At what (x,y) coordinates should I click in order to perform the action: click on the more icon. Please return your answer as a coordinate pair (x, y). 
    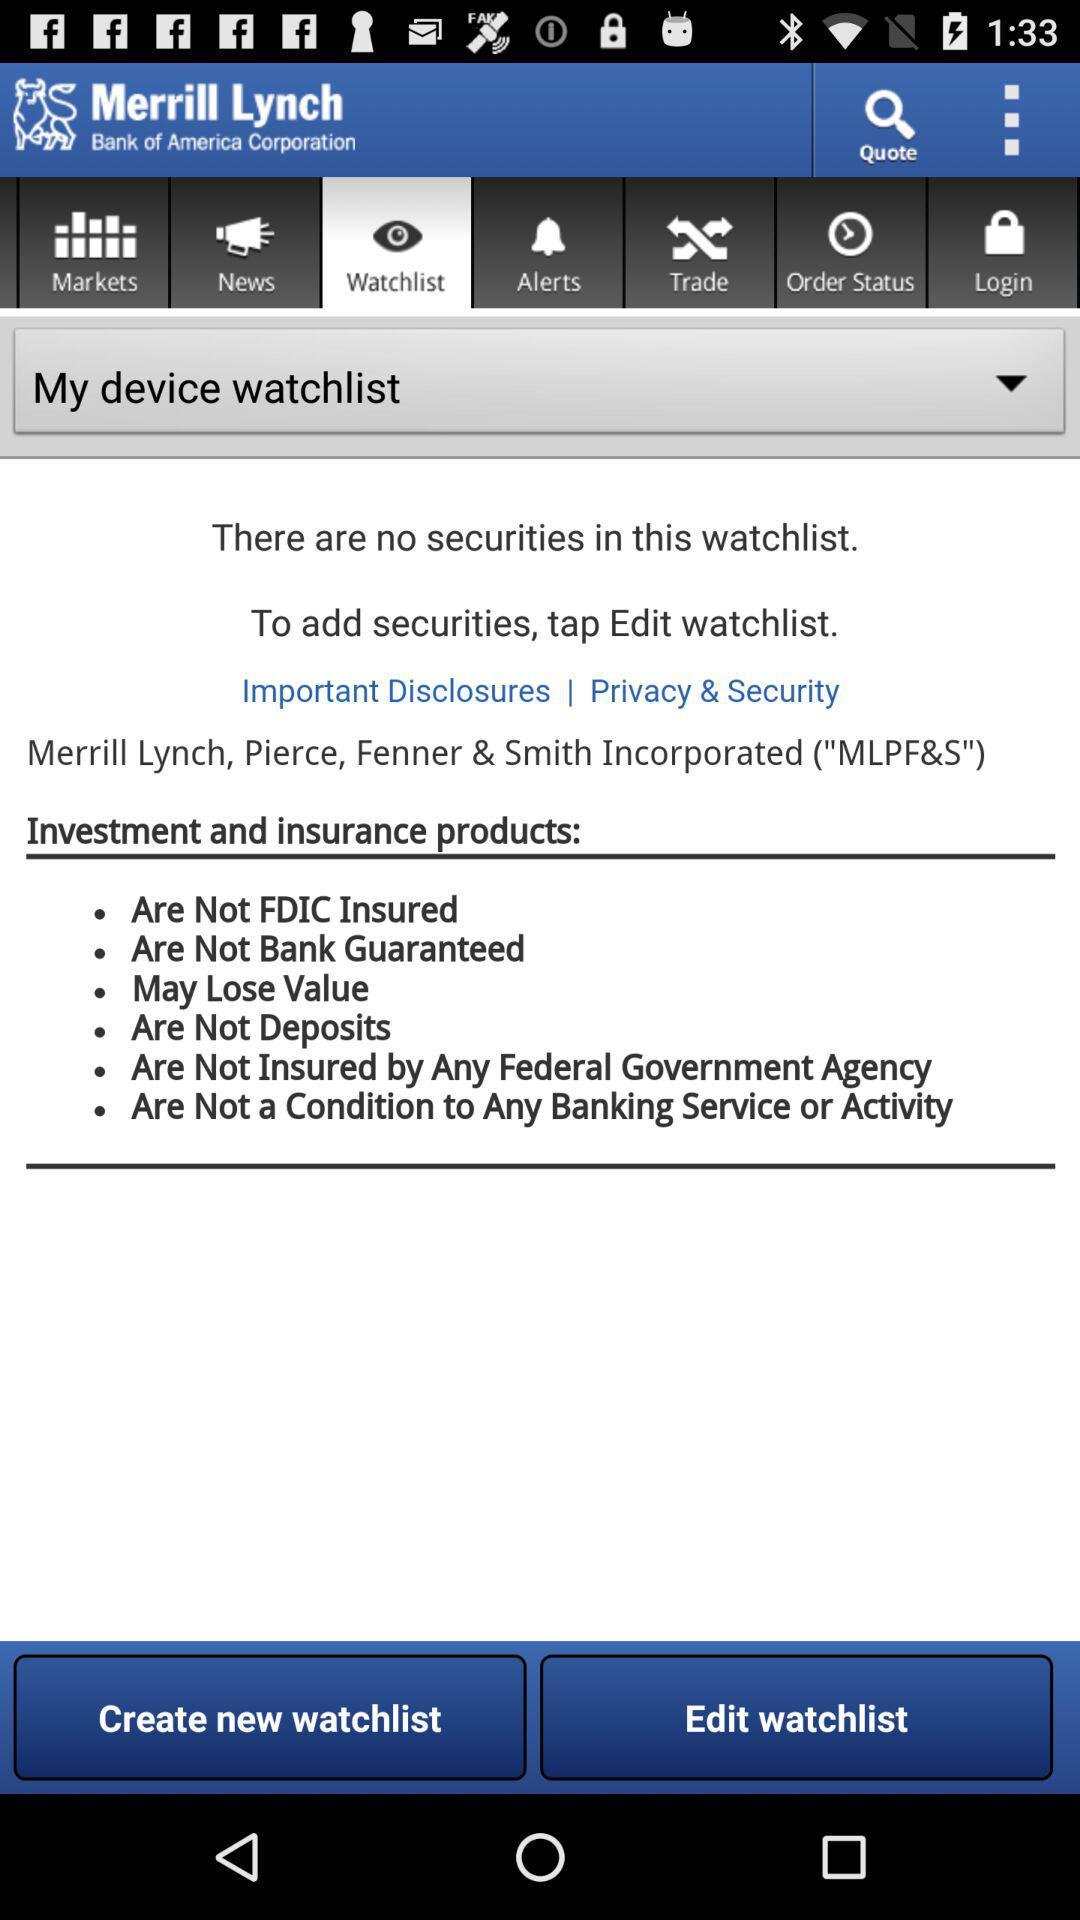
    Looking at the image, I should click on (1018, 127).